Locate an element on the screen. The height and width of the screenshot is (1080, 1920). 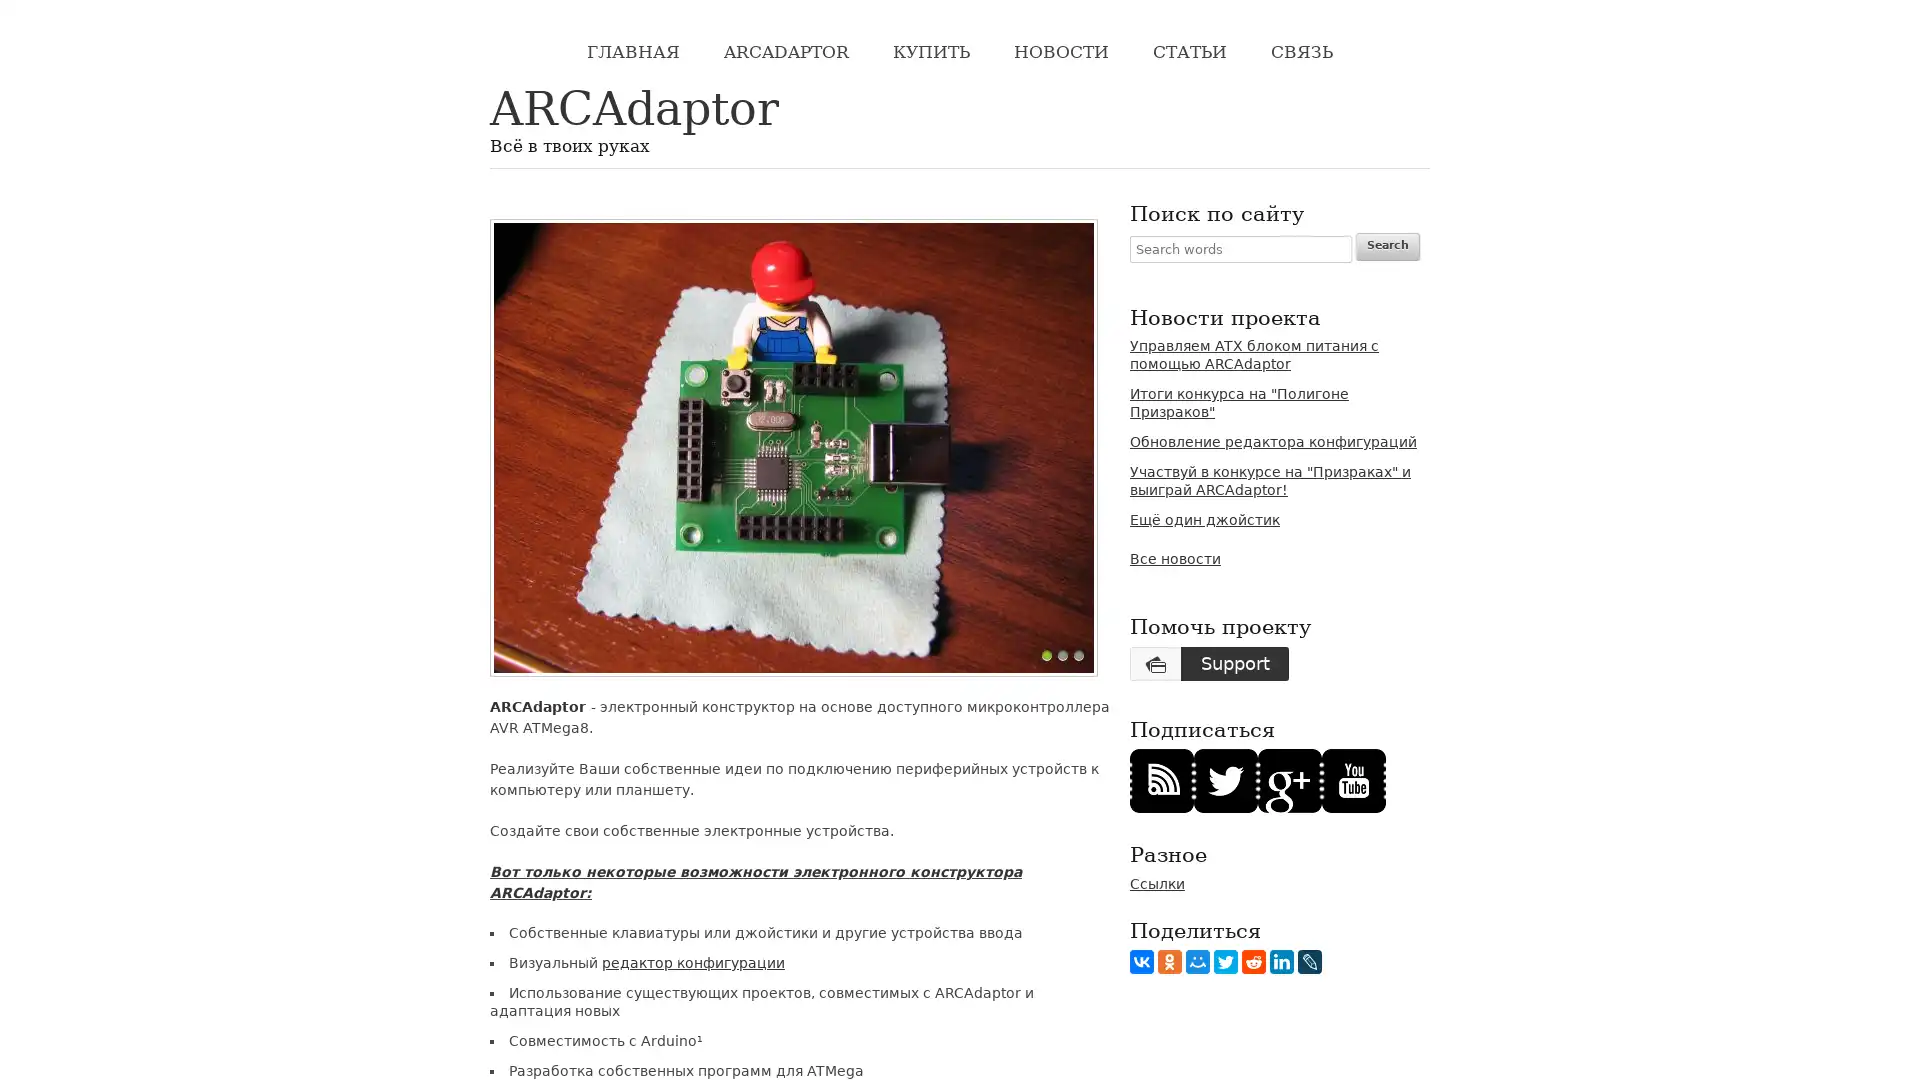
Search is located at coordinates (1386, 245).